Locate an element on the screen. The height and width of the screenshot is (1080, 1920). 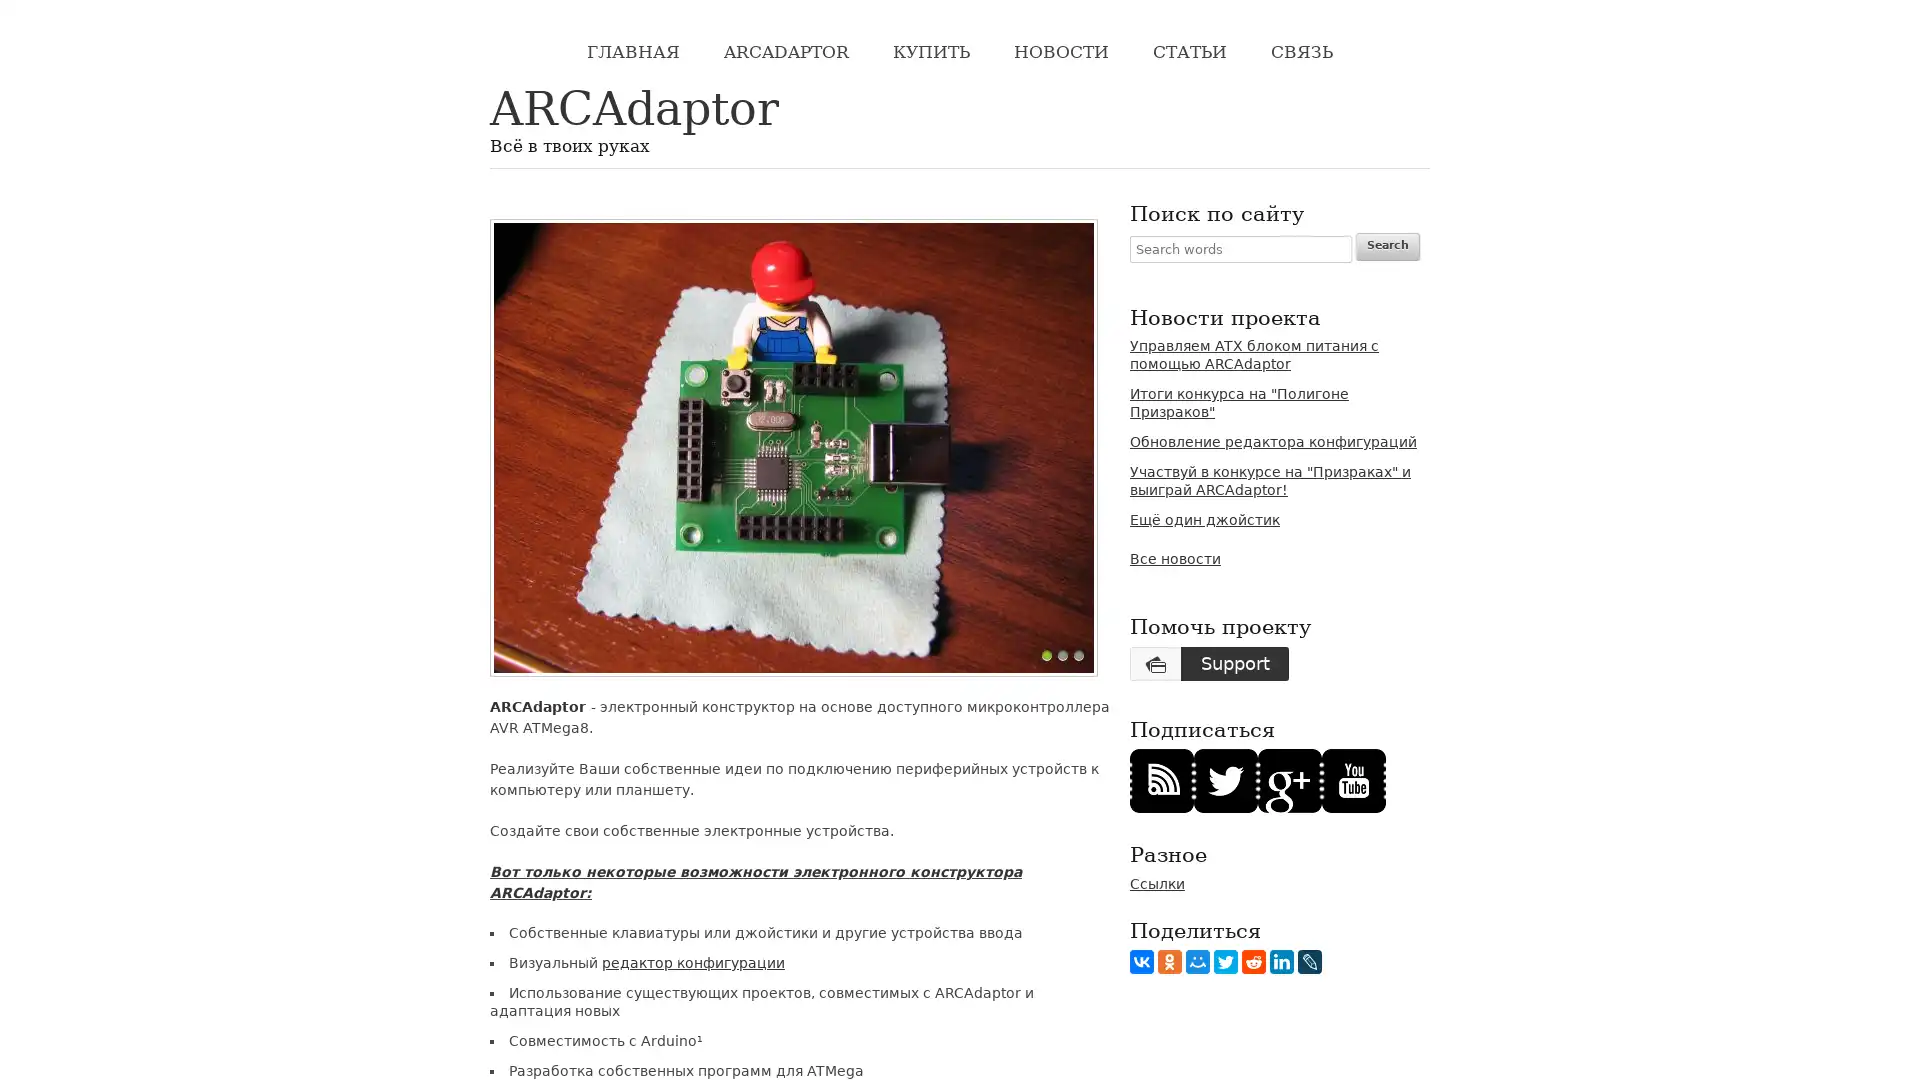
Search is located at coordinates (1386, 245).